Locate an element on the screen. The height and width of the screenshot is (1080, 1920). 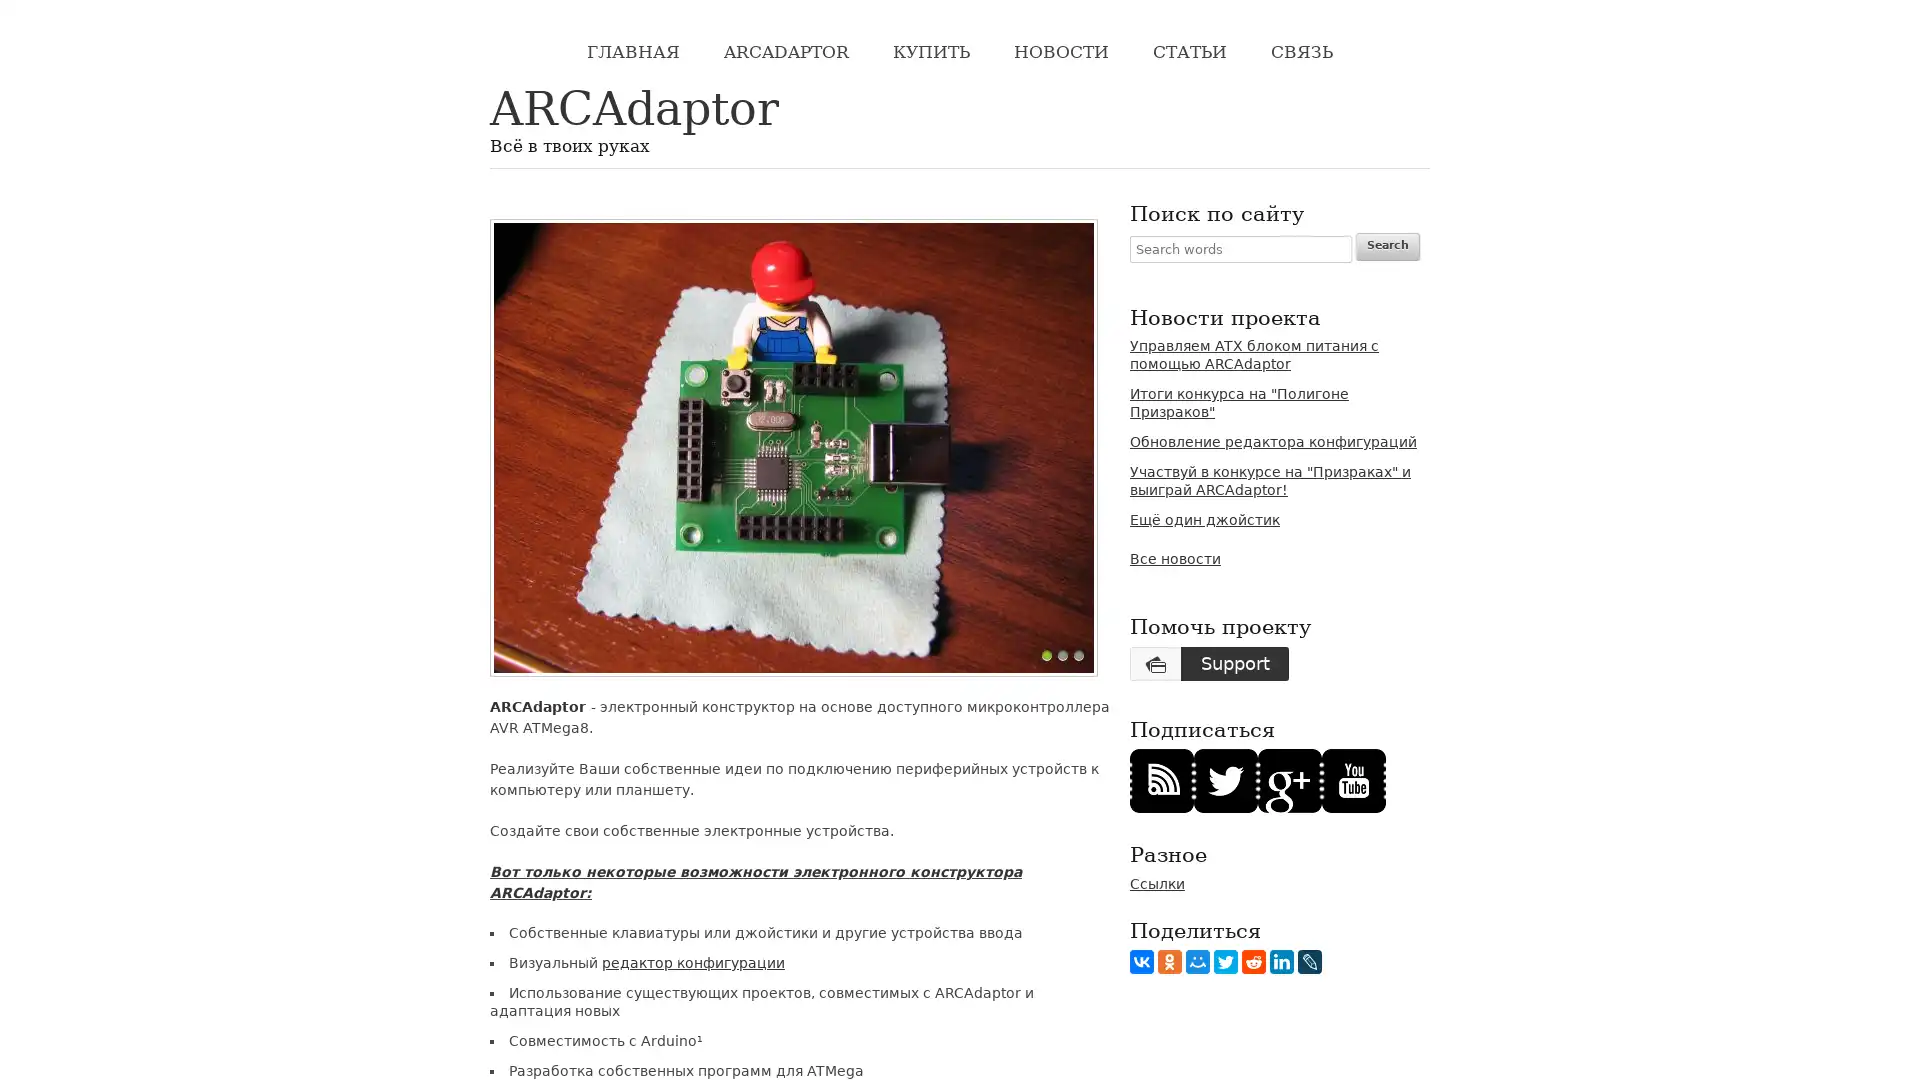
Search is located at coordinates (1386, 245).